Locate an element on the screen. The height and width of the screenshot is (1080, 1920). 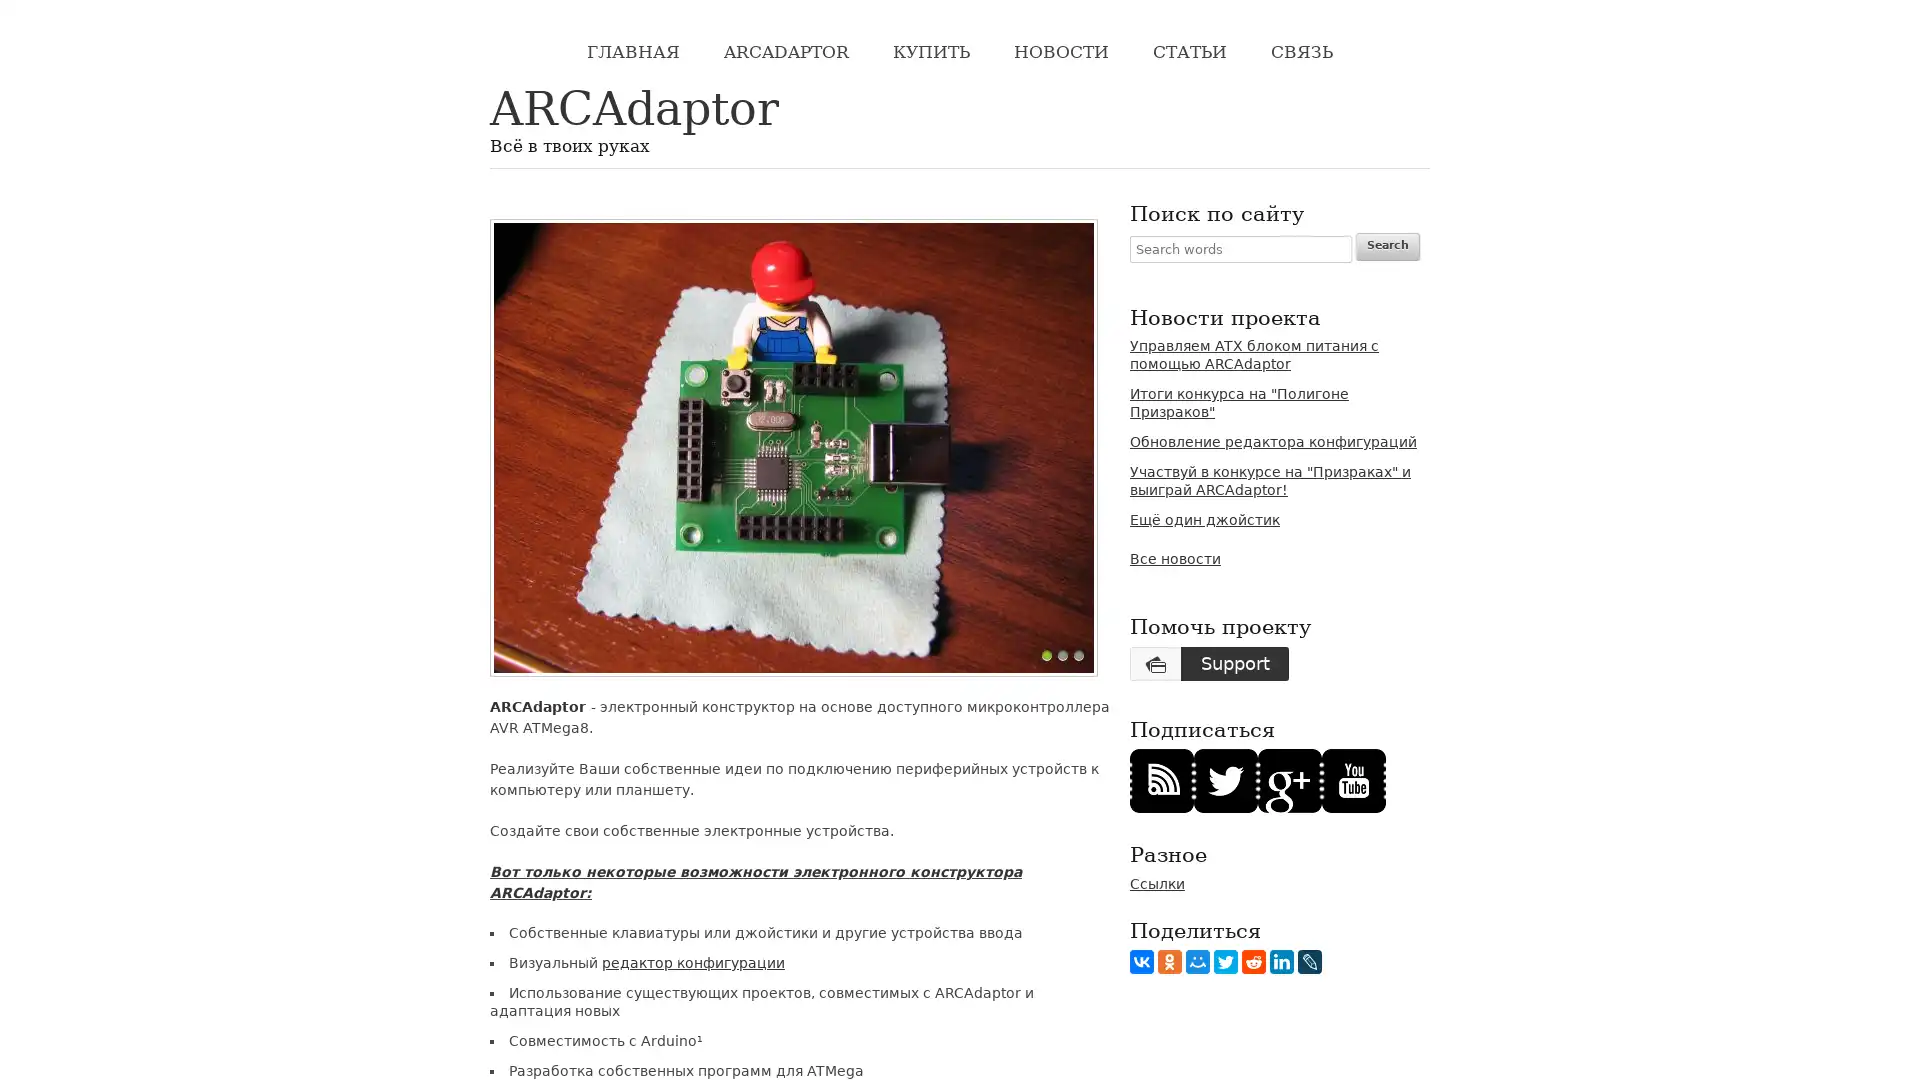
Search is located at coordinates (1386, 245).